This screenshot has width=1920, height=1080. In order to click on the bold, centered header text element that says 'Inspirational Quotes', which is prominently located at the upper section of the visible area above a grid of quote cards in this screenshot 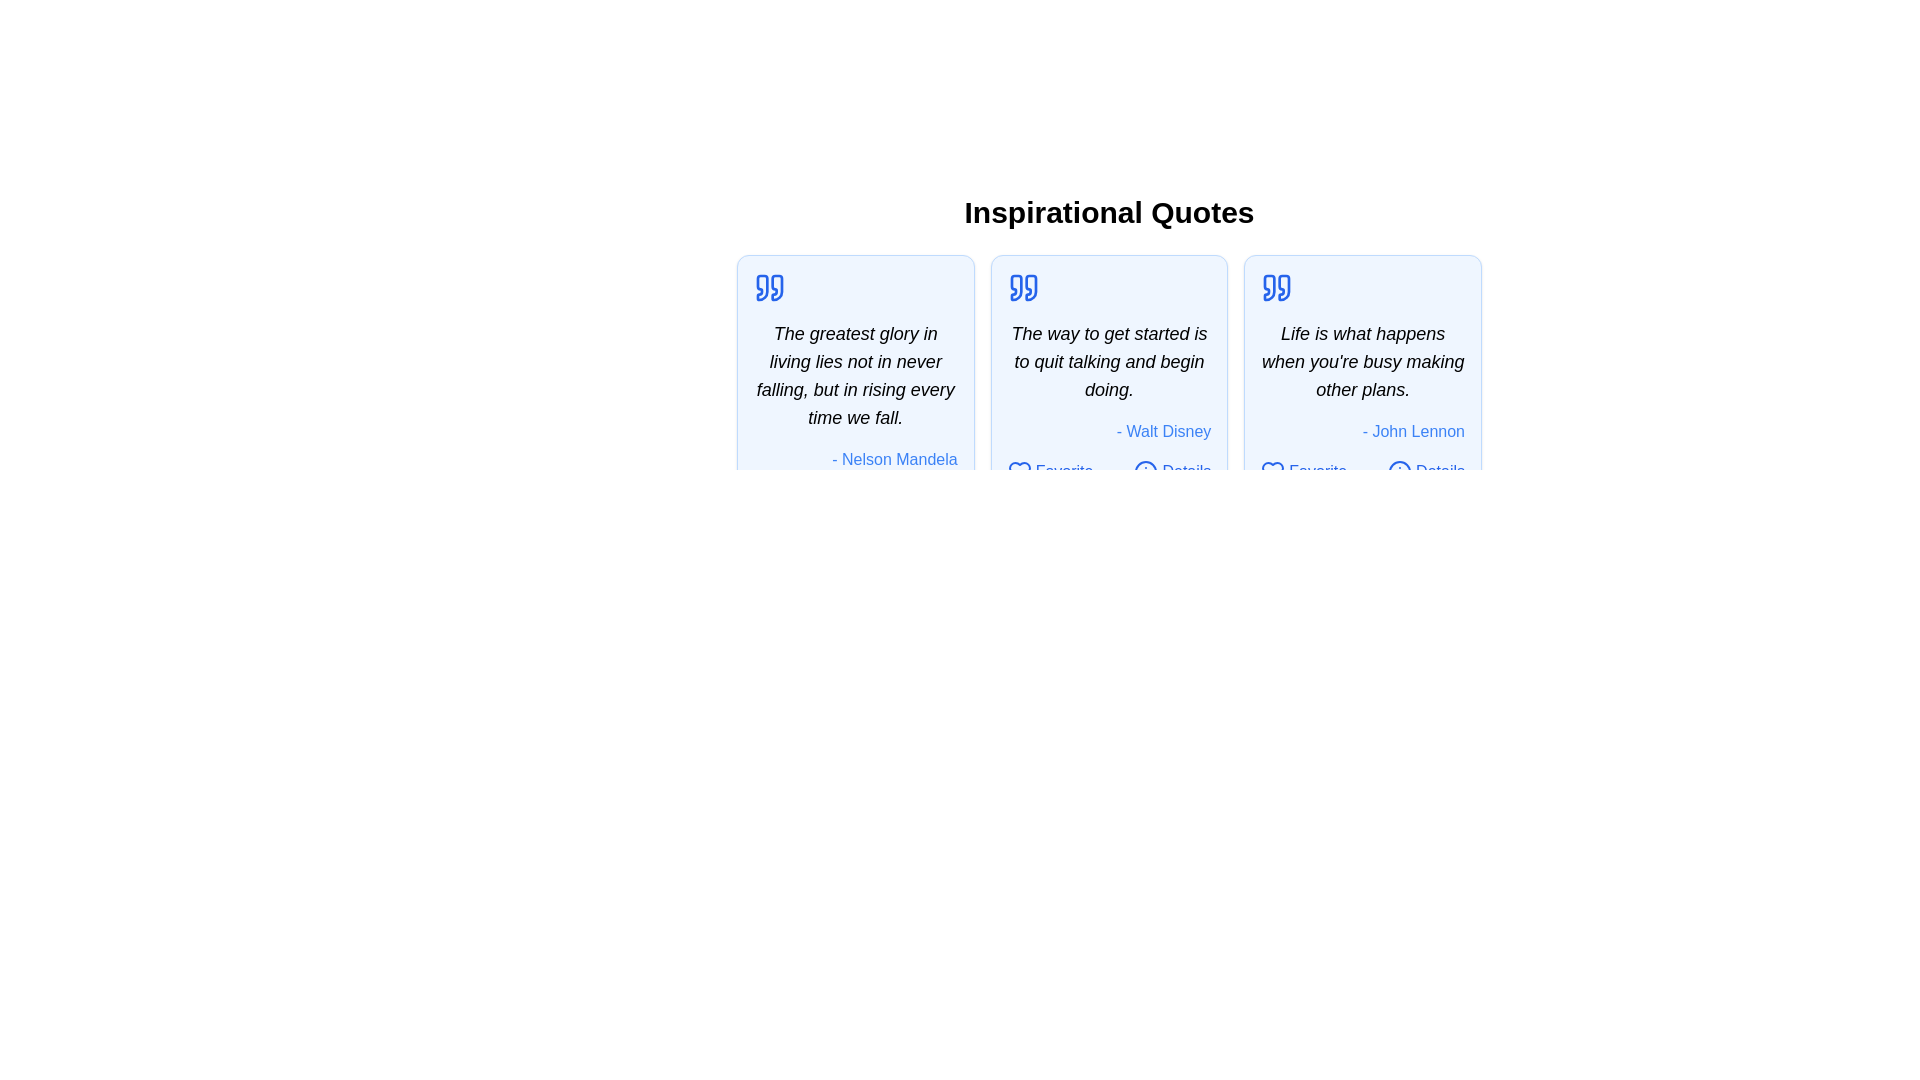, I will do `click(1108, 212)`.